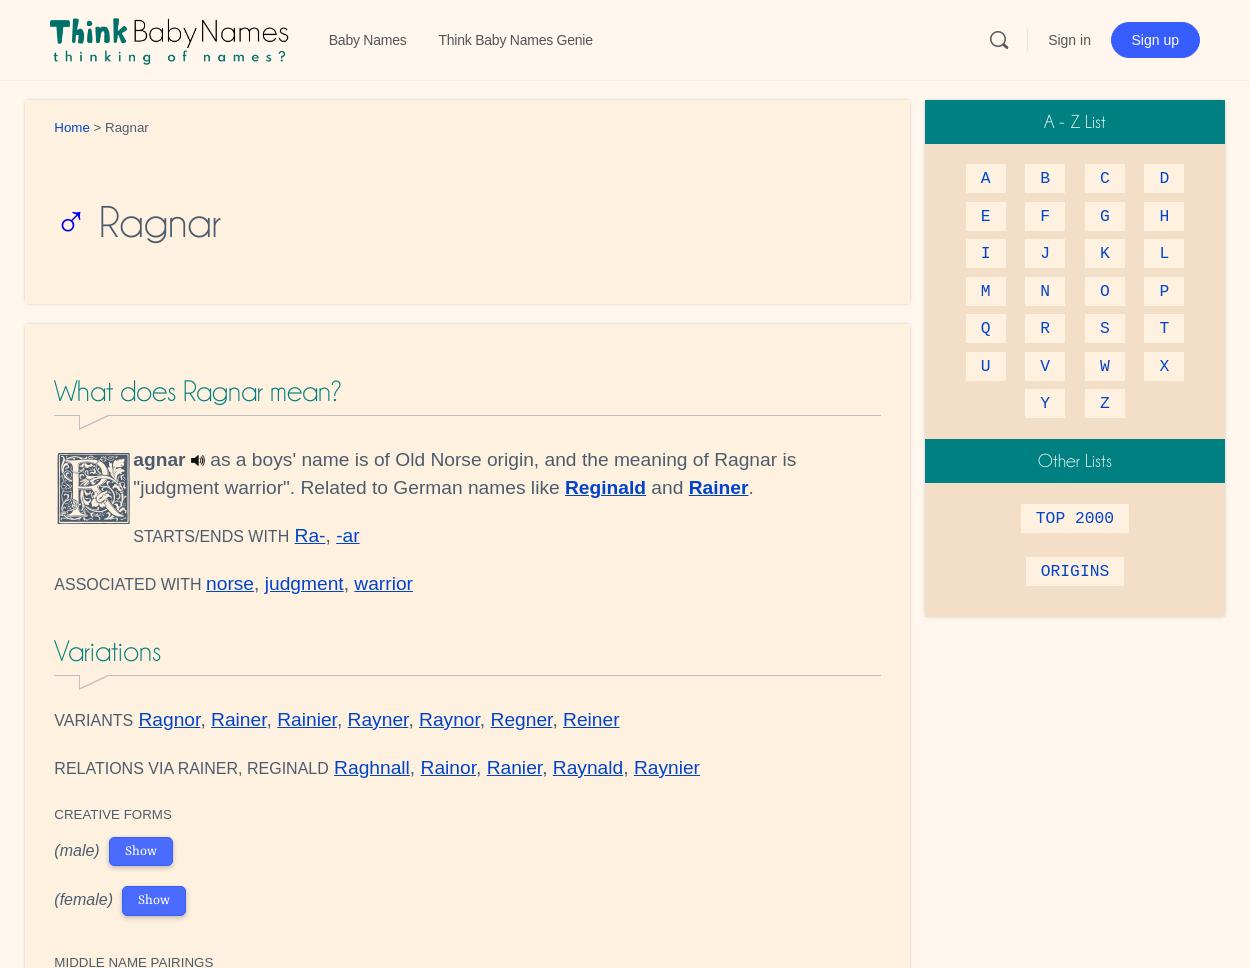 This screenshot has height=968, width=1250. I want to click on 'S', so click(1103, 328).